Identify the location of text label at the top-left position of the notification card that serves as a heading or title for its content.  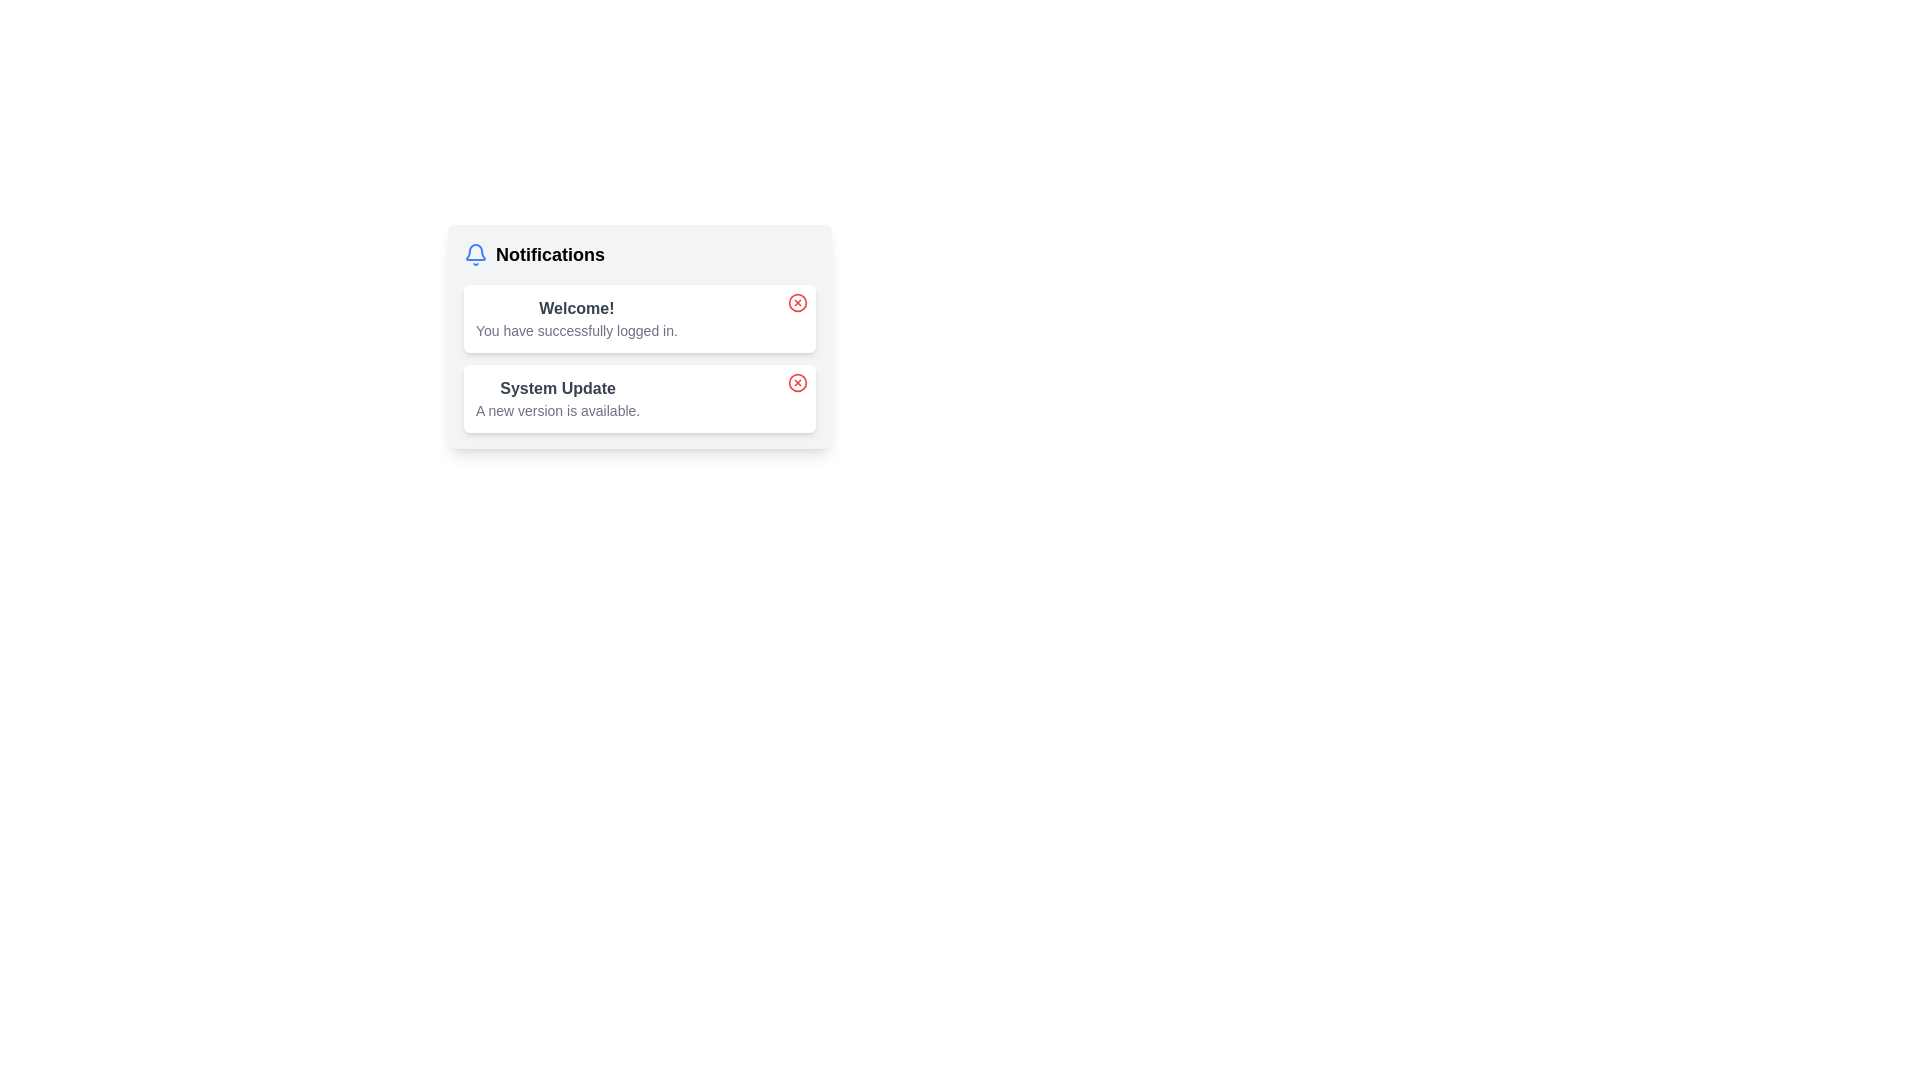
(575, 308).